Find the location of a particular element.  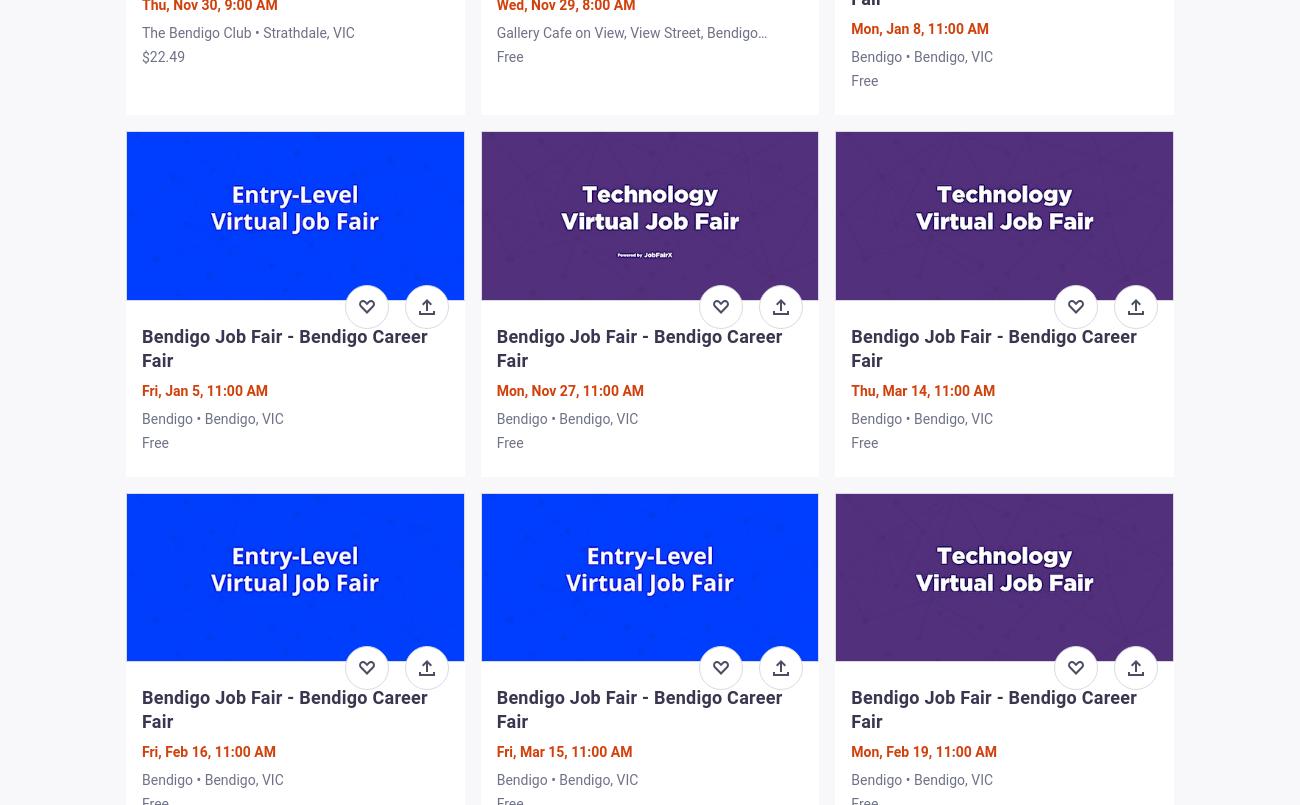

'Gallery Cafe on View, View Street, Bendigo VIC, Australia • Bendigo, VIC' is located at coordinates (626, 42).